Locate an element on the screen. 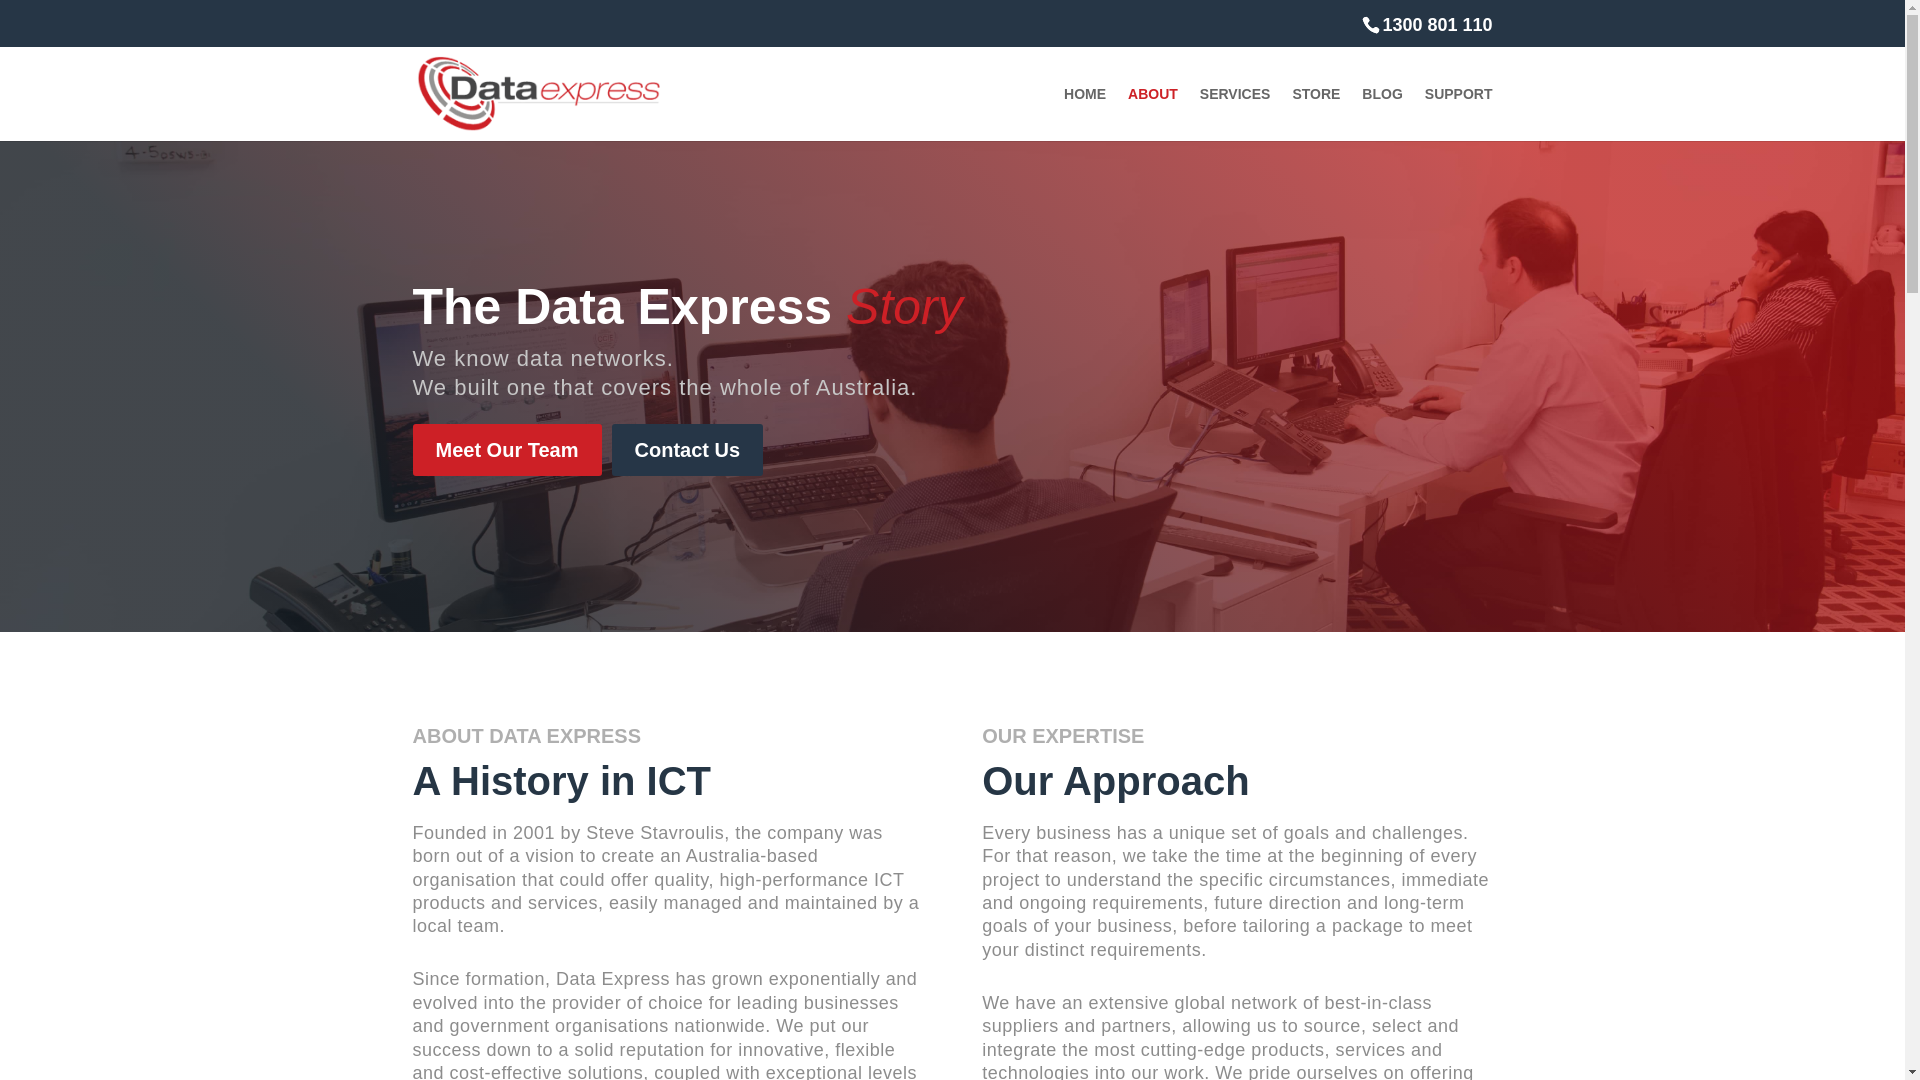  '1300 801 110' is located at coordinates (1425, 23).